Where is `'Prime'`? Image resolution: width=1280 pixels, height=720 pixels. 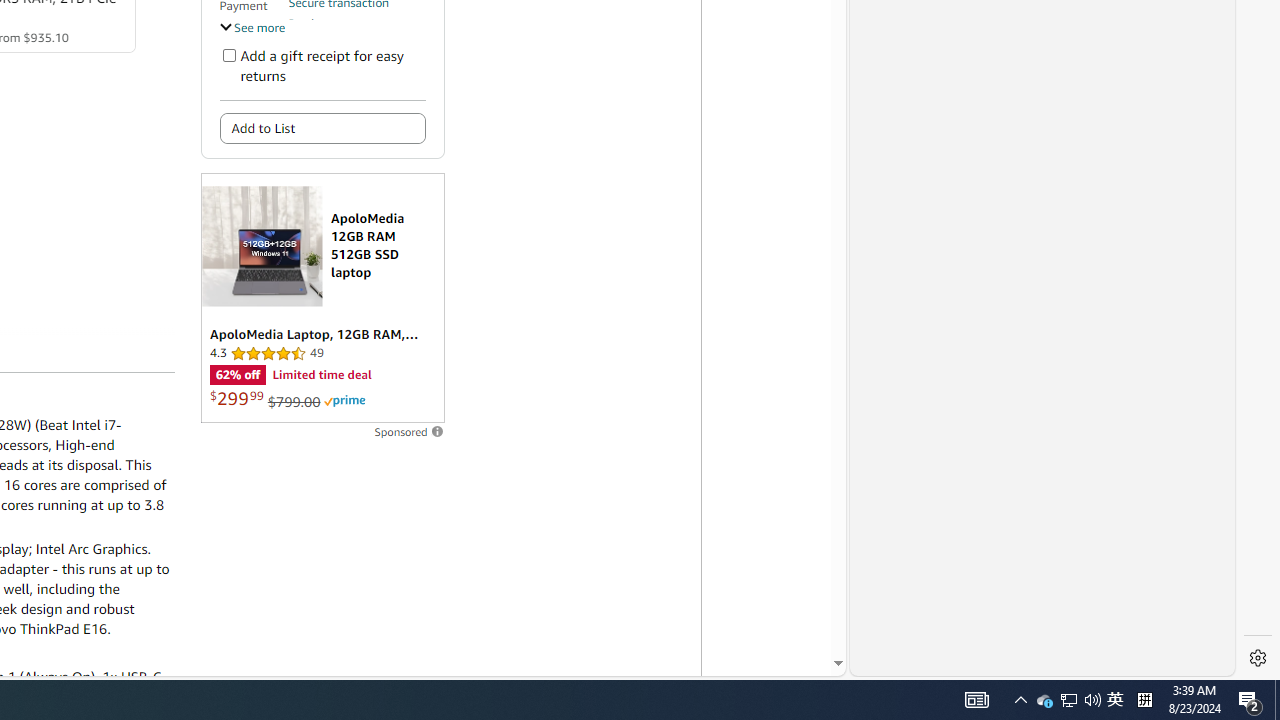 'Prime' is located at coordinates (344, 401).